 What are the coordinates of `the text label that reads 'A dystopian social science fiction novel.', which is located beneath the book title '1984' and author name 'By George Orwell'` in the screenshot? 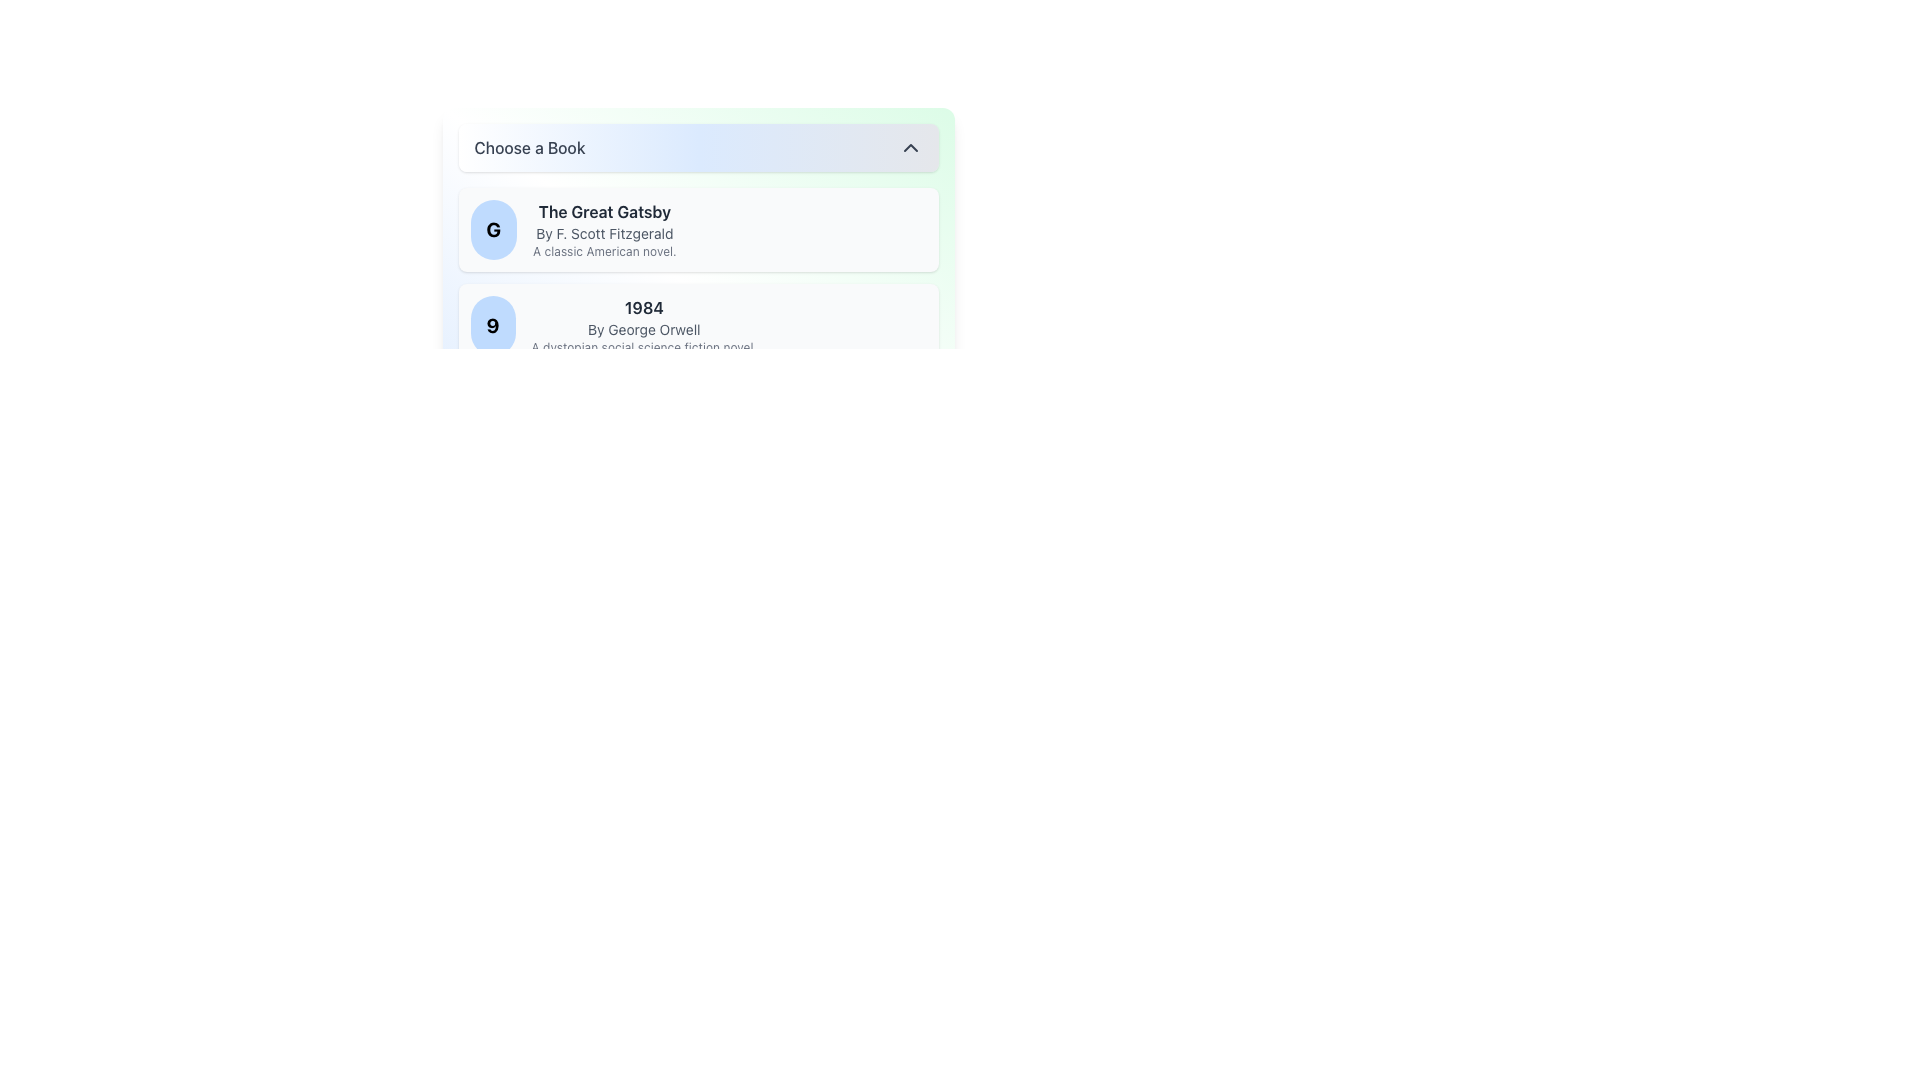 It's located at (644, 346).